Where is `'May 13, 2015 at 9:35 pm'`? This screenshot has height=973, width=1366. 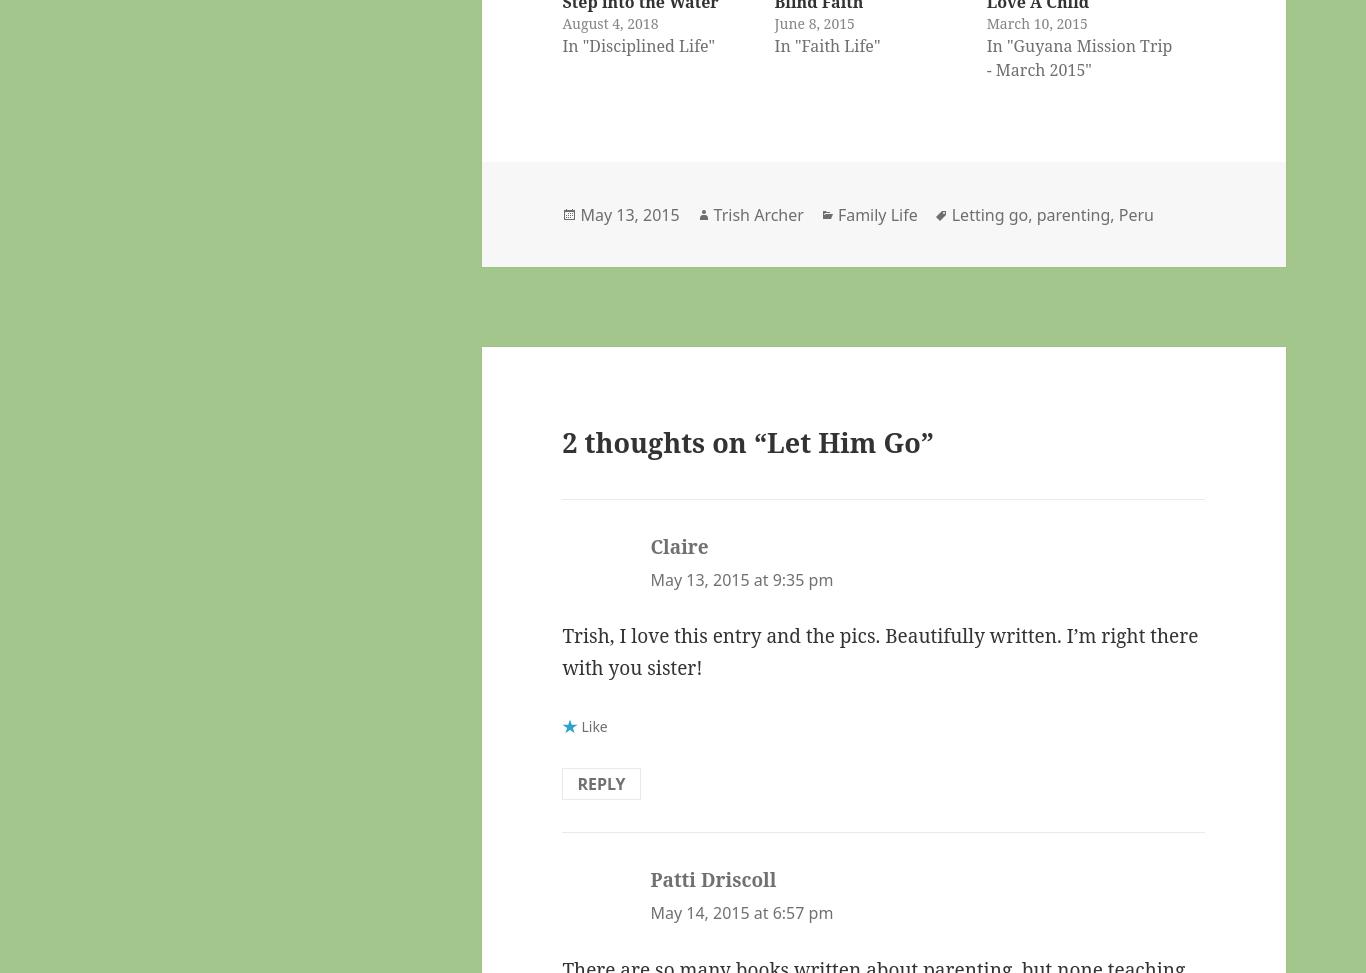
'May 13, 2015 at 9:35 pm' is located at coordinates (741, 579).